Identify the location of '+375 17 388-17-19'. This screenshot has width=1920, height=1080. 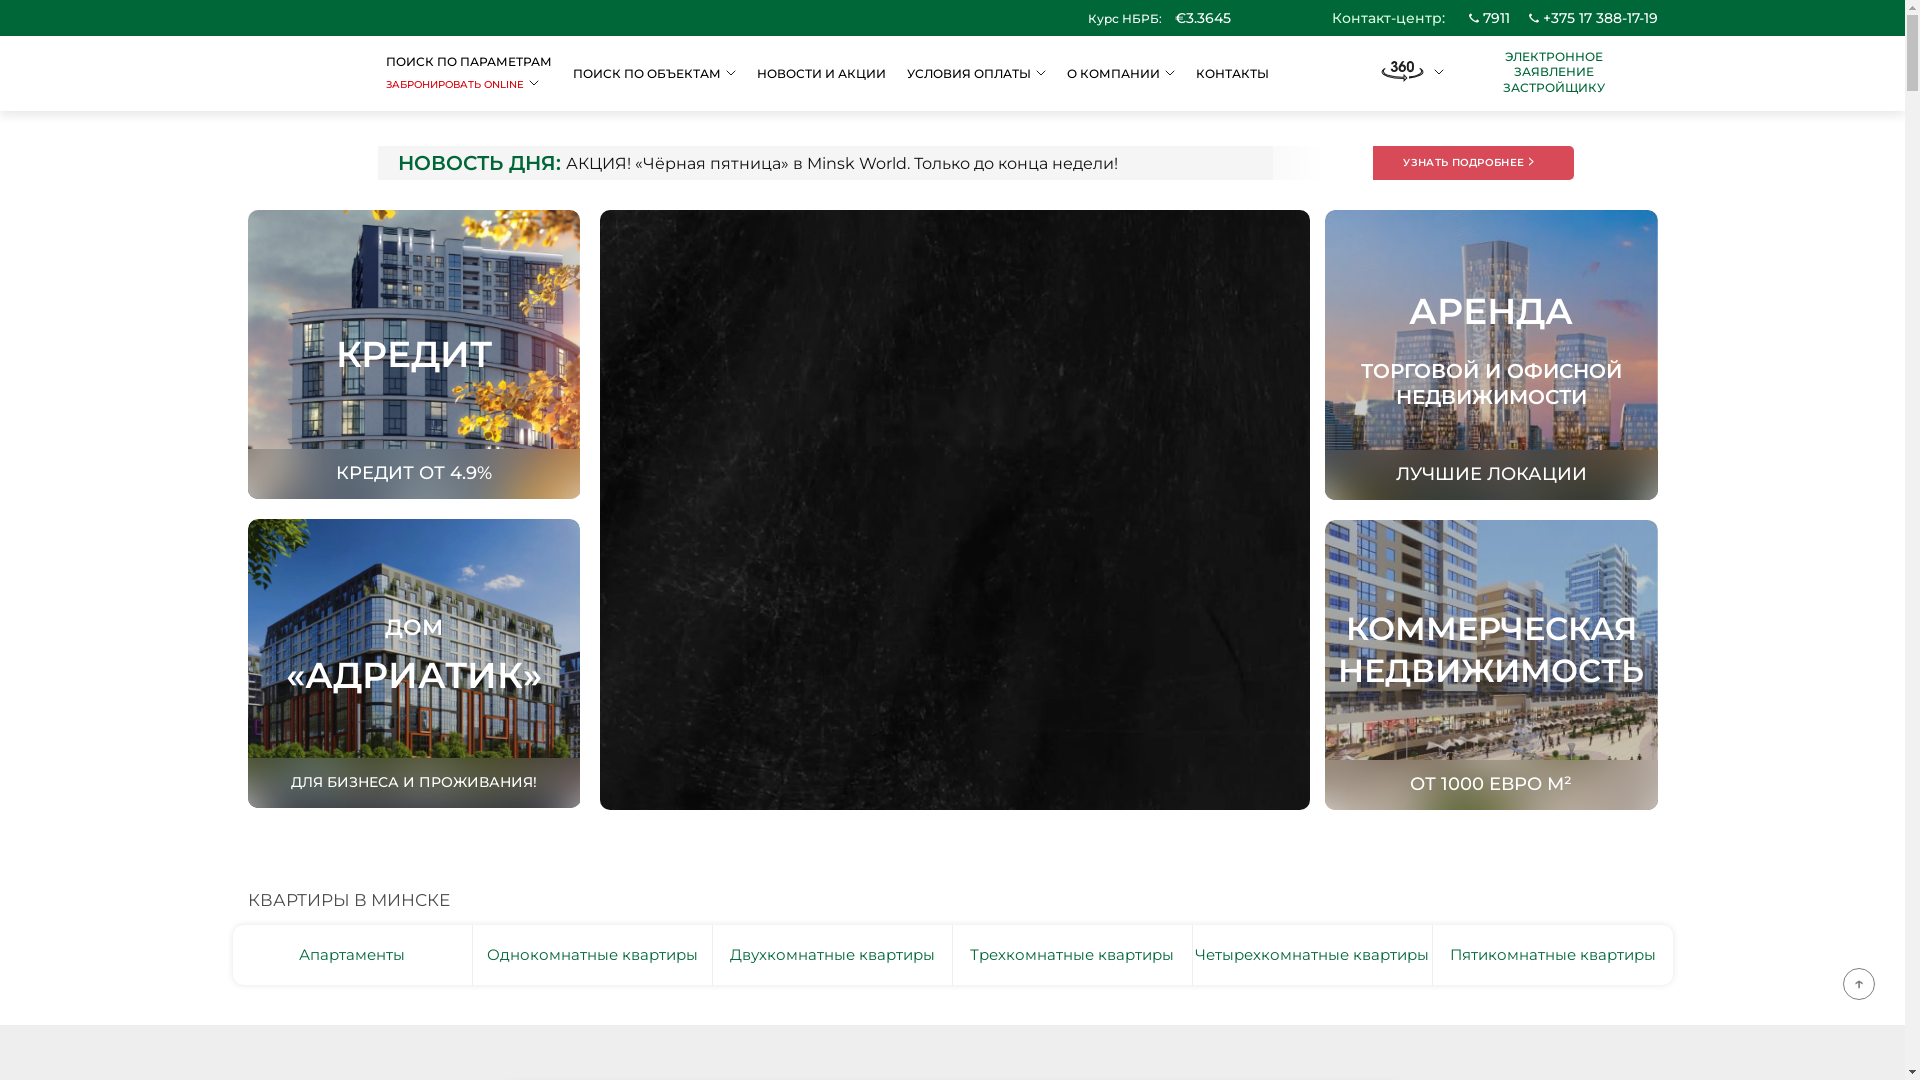
(1591, 18).